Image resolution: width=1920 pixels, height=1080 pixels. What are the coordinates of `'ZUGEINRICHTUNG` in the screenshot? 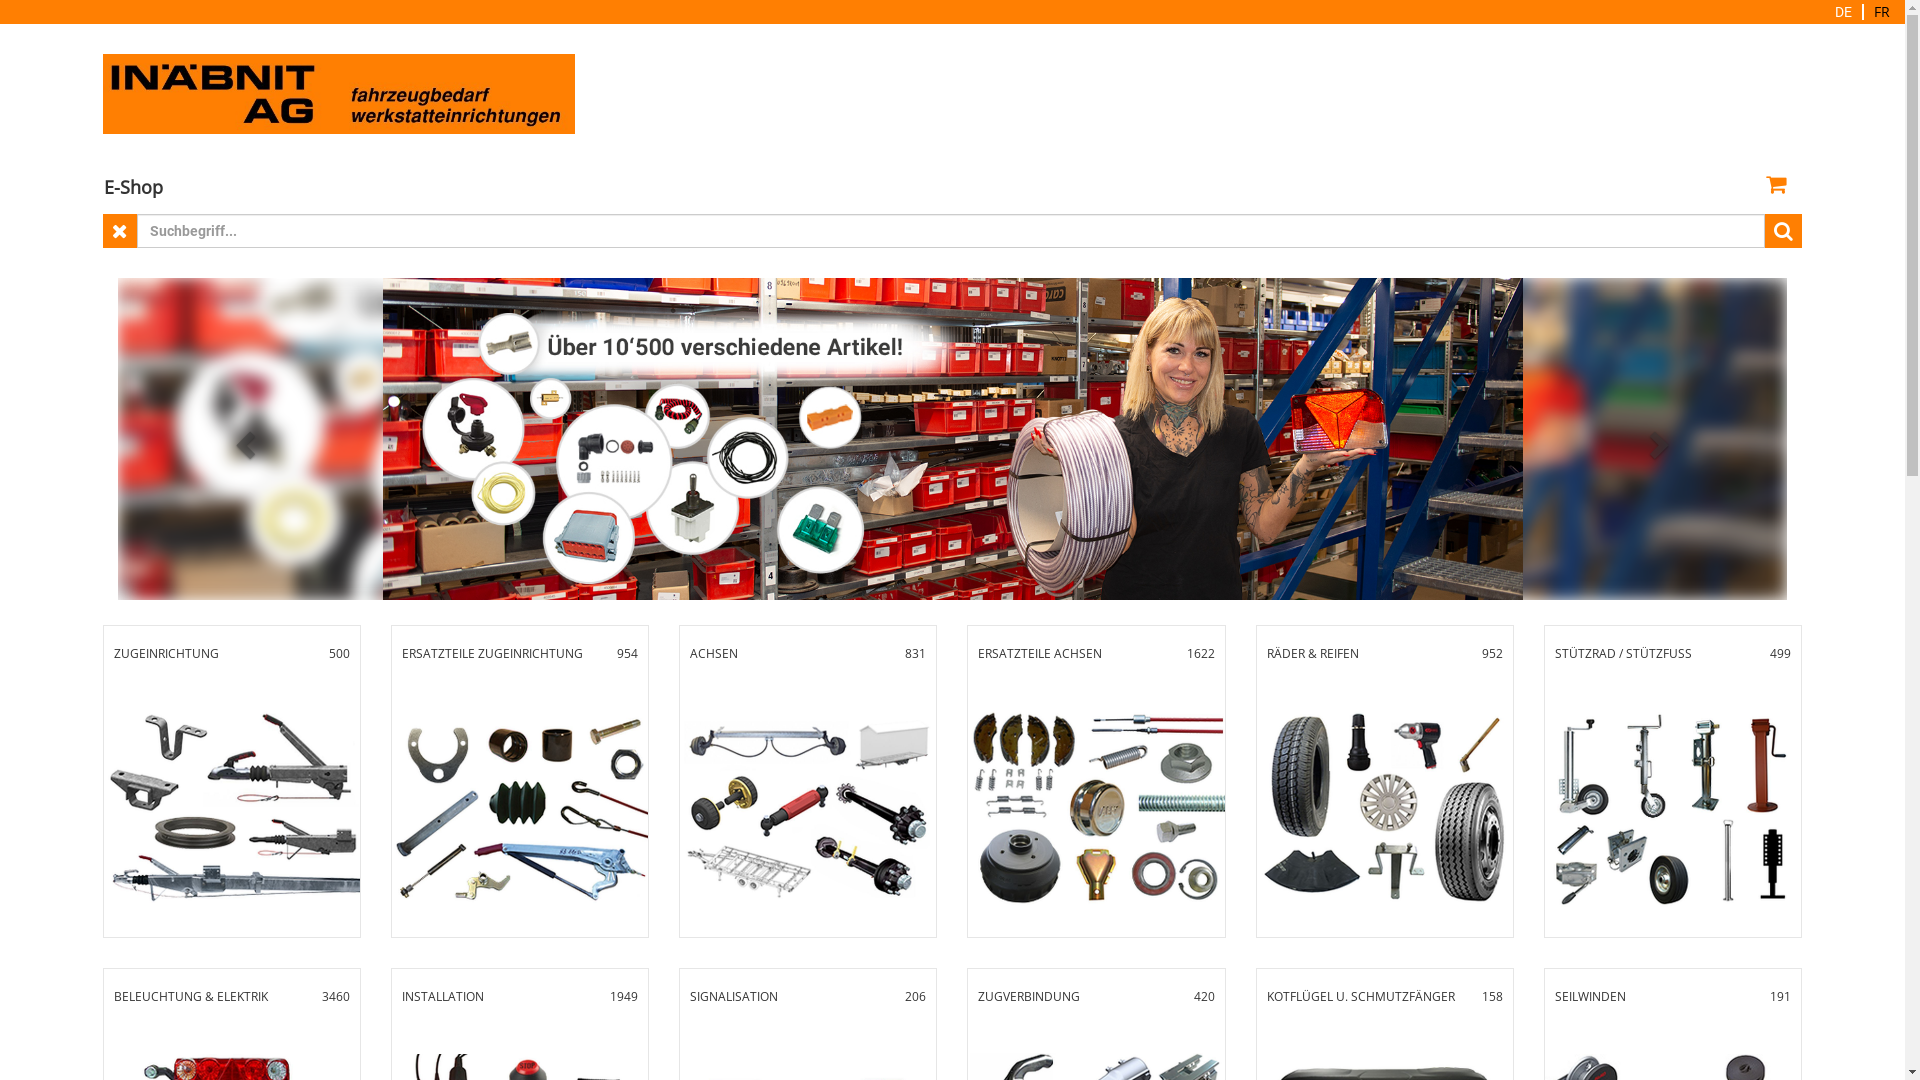 It's located at (103, 780).